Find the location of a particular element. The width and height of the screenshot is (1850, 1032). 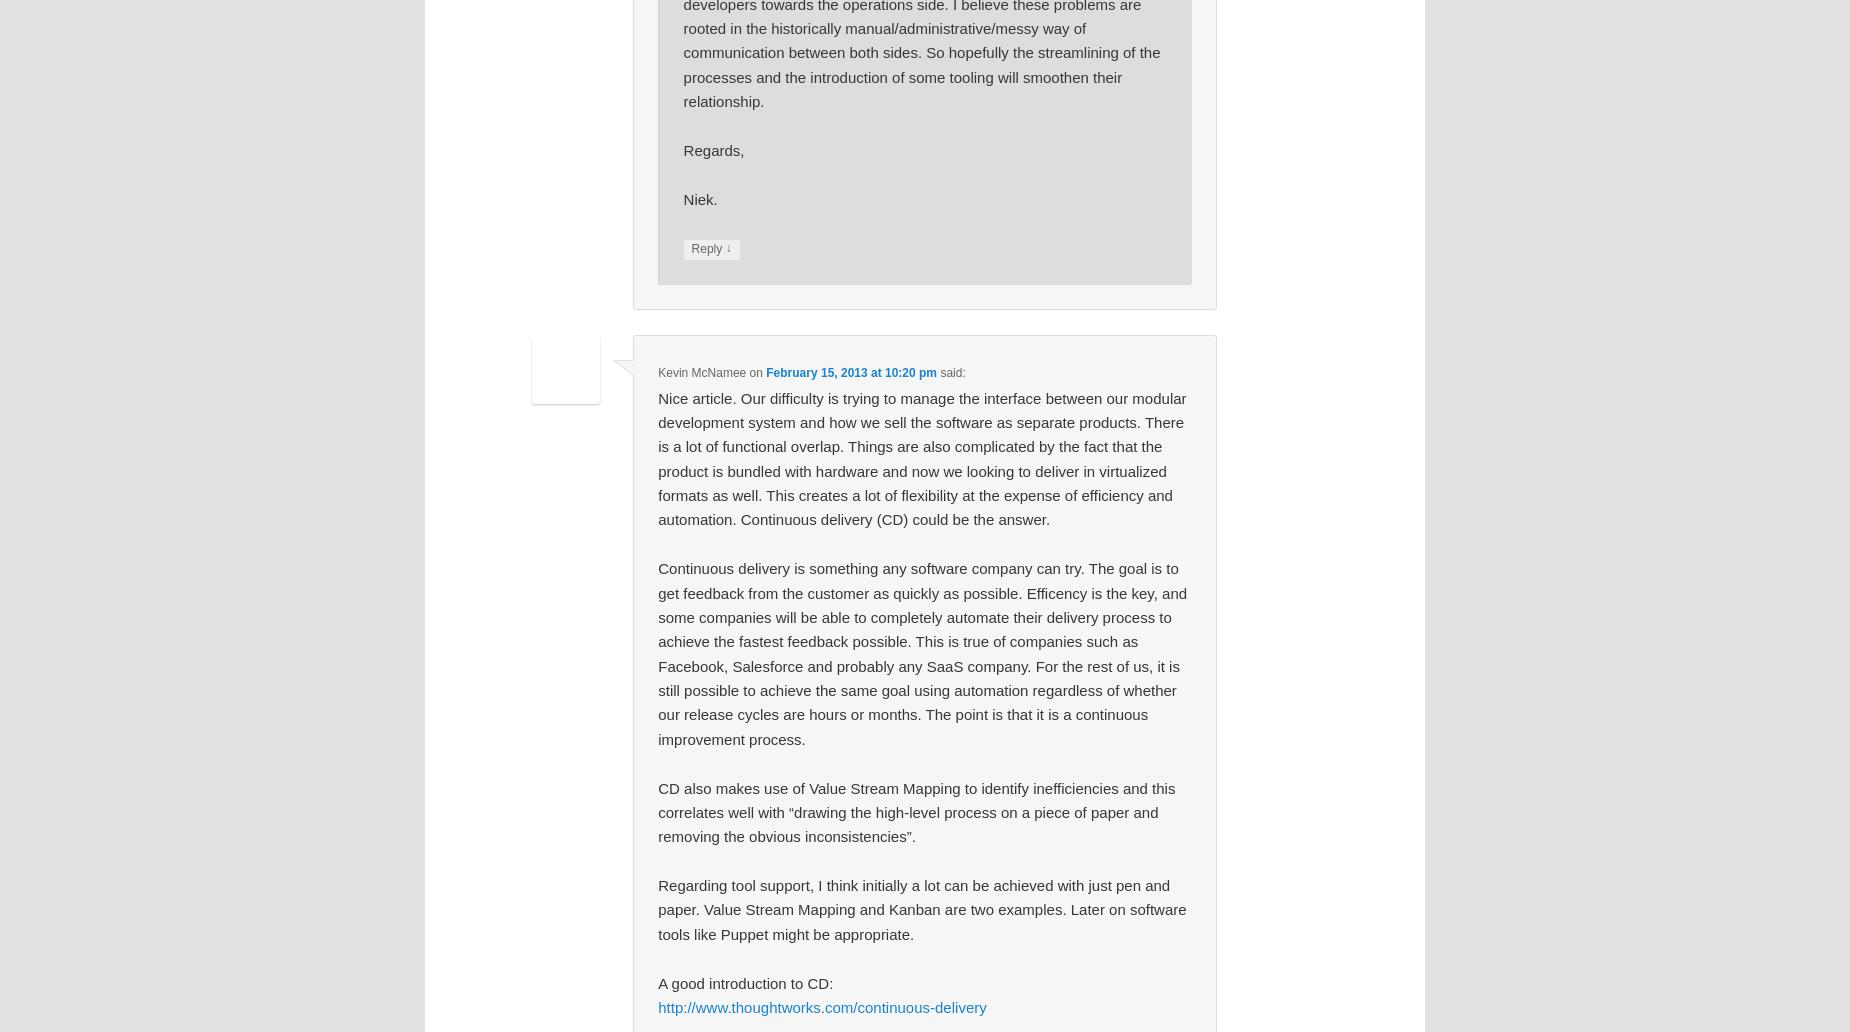

'on' is located at coordinates (745, 372).